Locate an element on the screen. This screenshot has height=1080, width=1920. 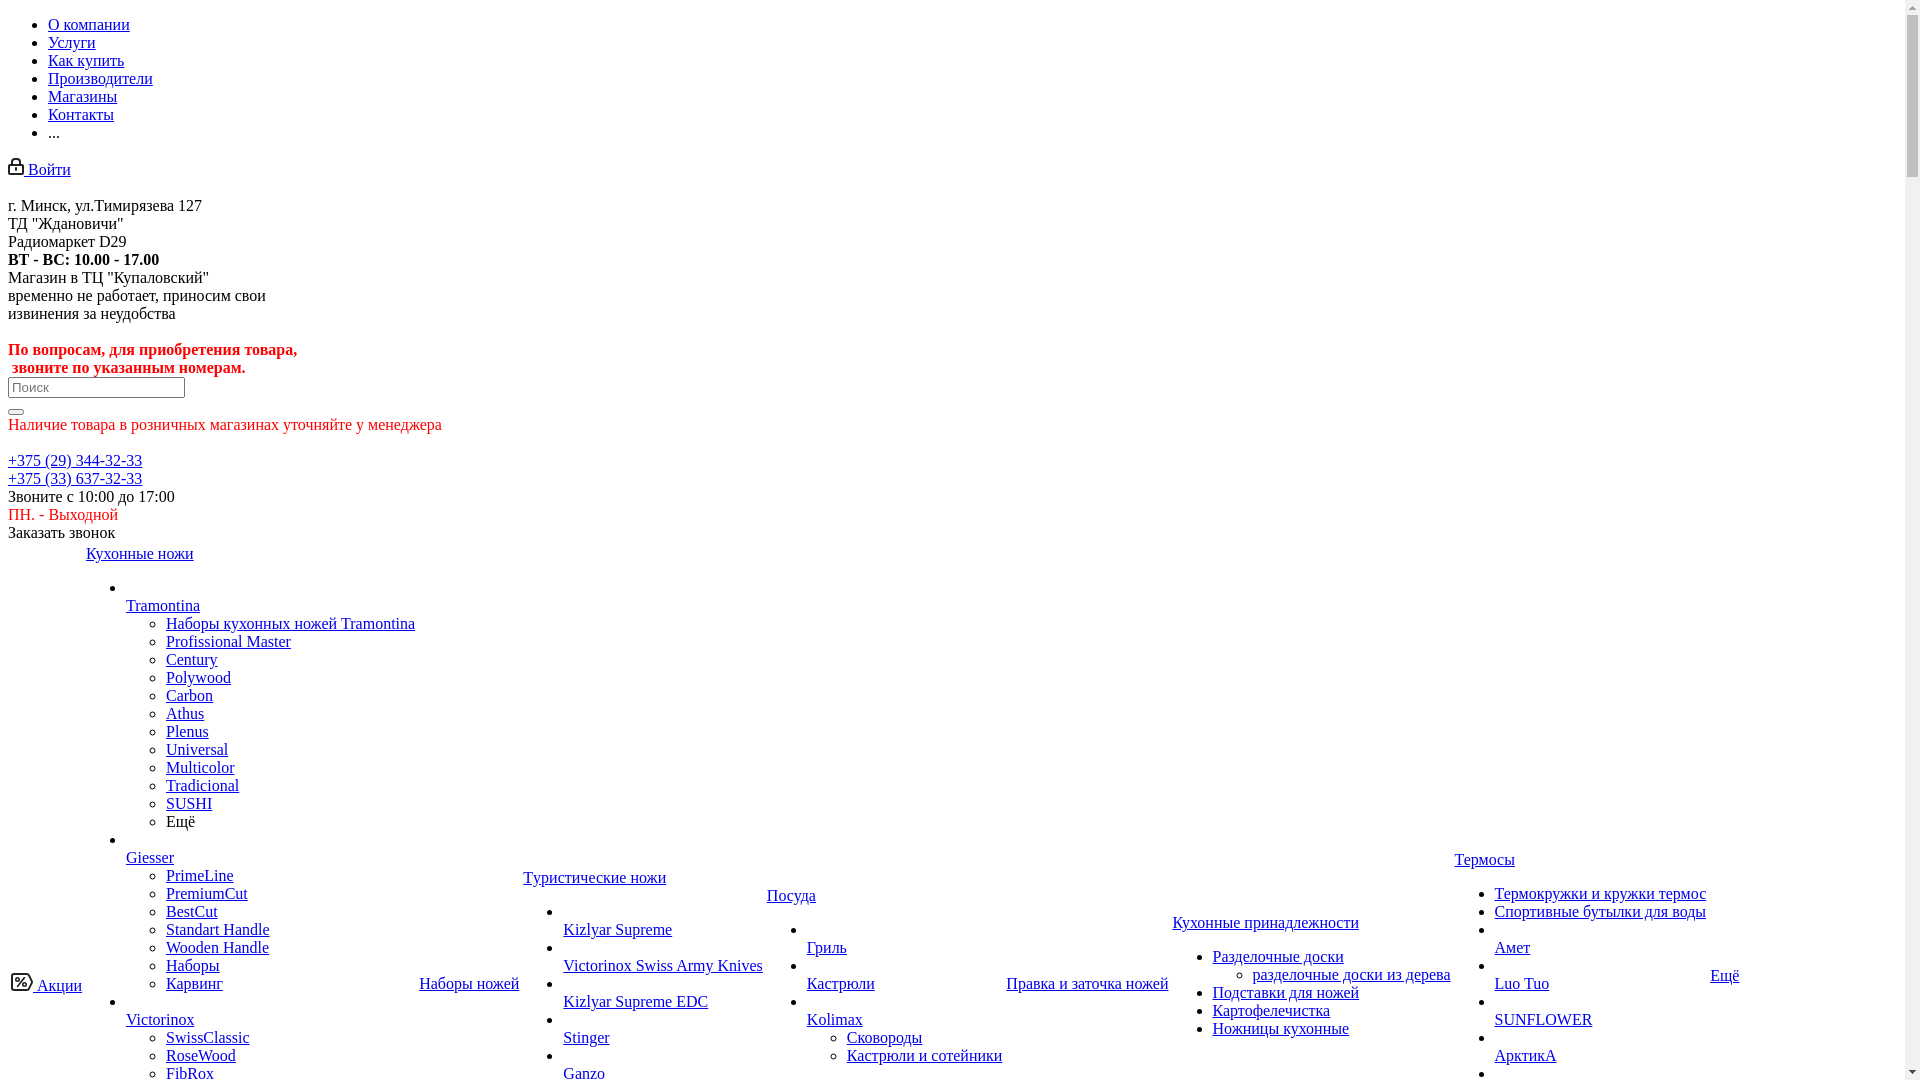
'Stinger' is located at coordinates (561, 1024).